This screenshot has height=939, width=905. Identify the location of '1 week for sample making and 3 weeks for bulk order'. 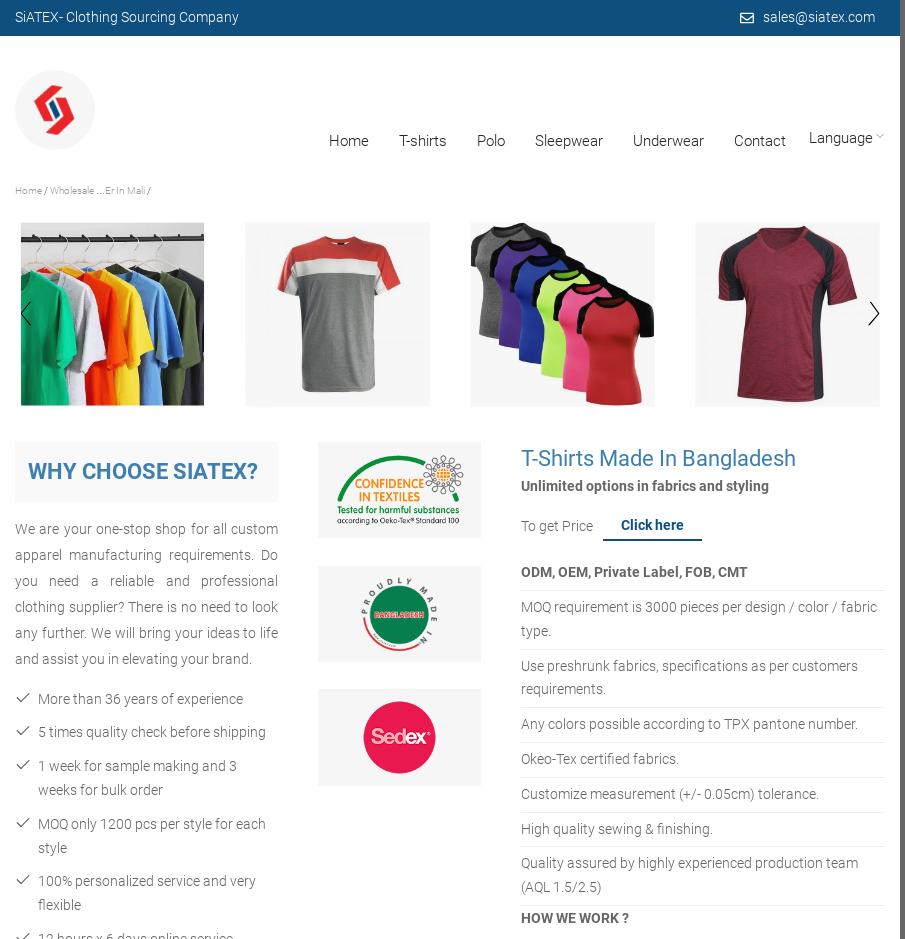
(37, 776).